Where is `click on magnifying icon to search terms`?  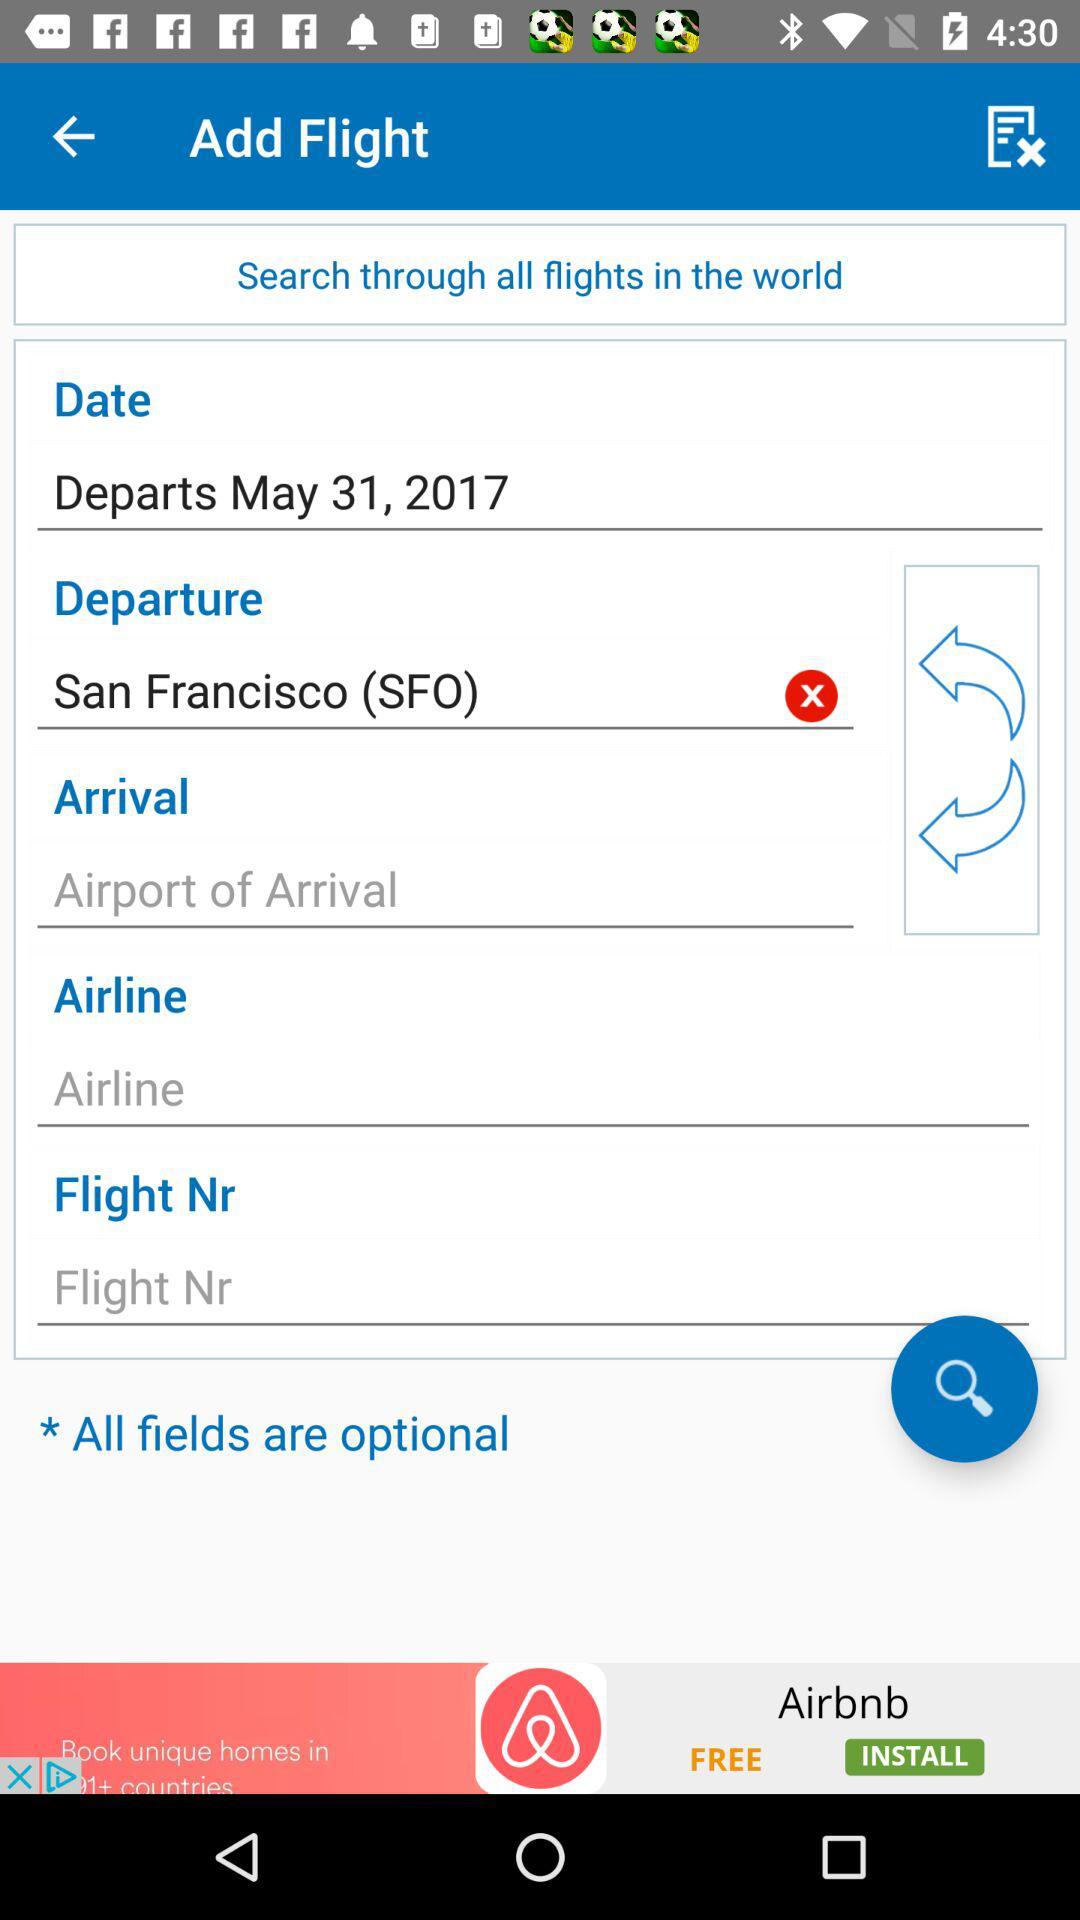
click on magnifying icon to search terms is located at coordinates (963, 1387).